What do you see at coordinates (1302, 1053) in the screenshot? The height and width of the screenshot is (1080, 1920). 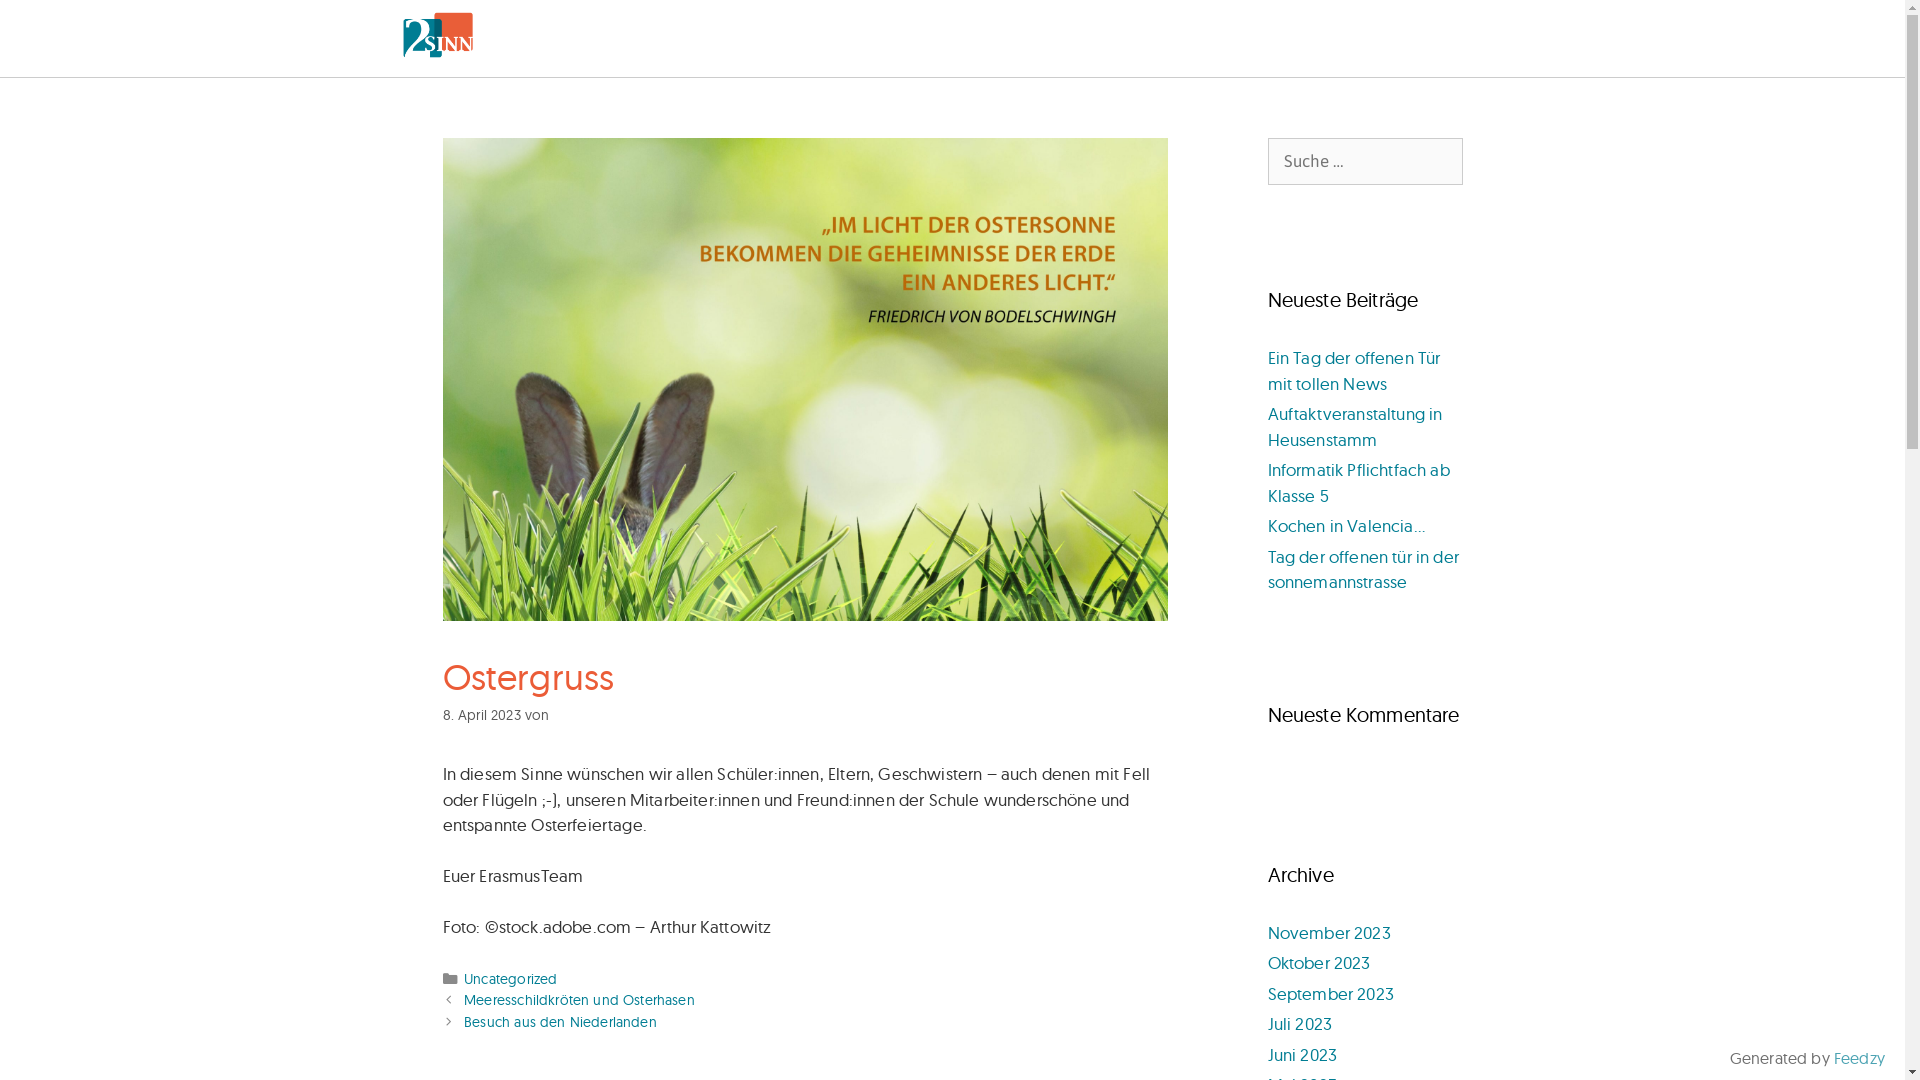 I see `'Juni 2023'` at bounding box center [1302, 1053].